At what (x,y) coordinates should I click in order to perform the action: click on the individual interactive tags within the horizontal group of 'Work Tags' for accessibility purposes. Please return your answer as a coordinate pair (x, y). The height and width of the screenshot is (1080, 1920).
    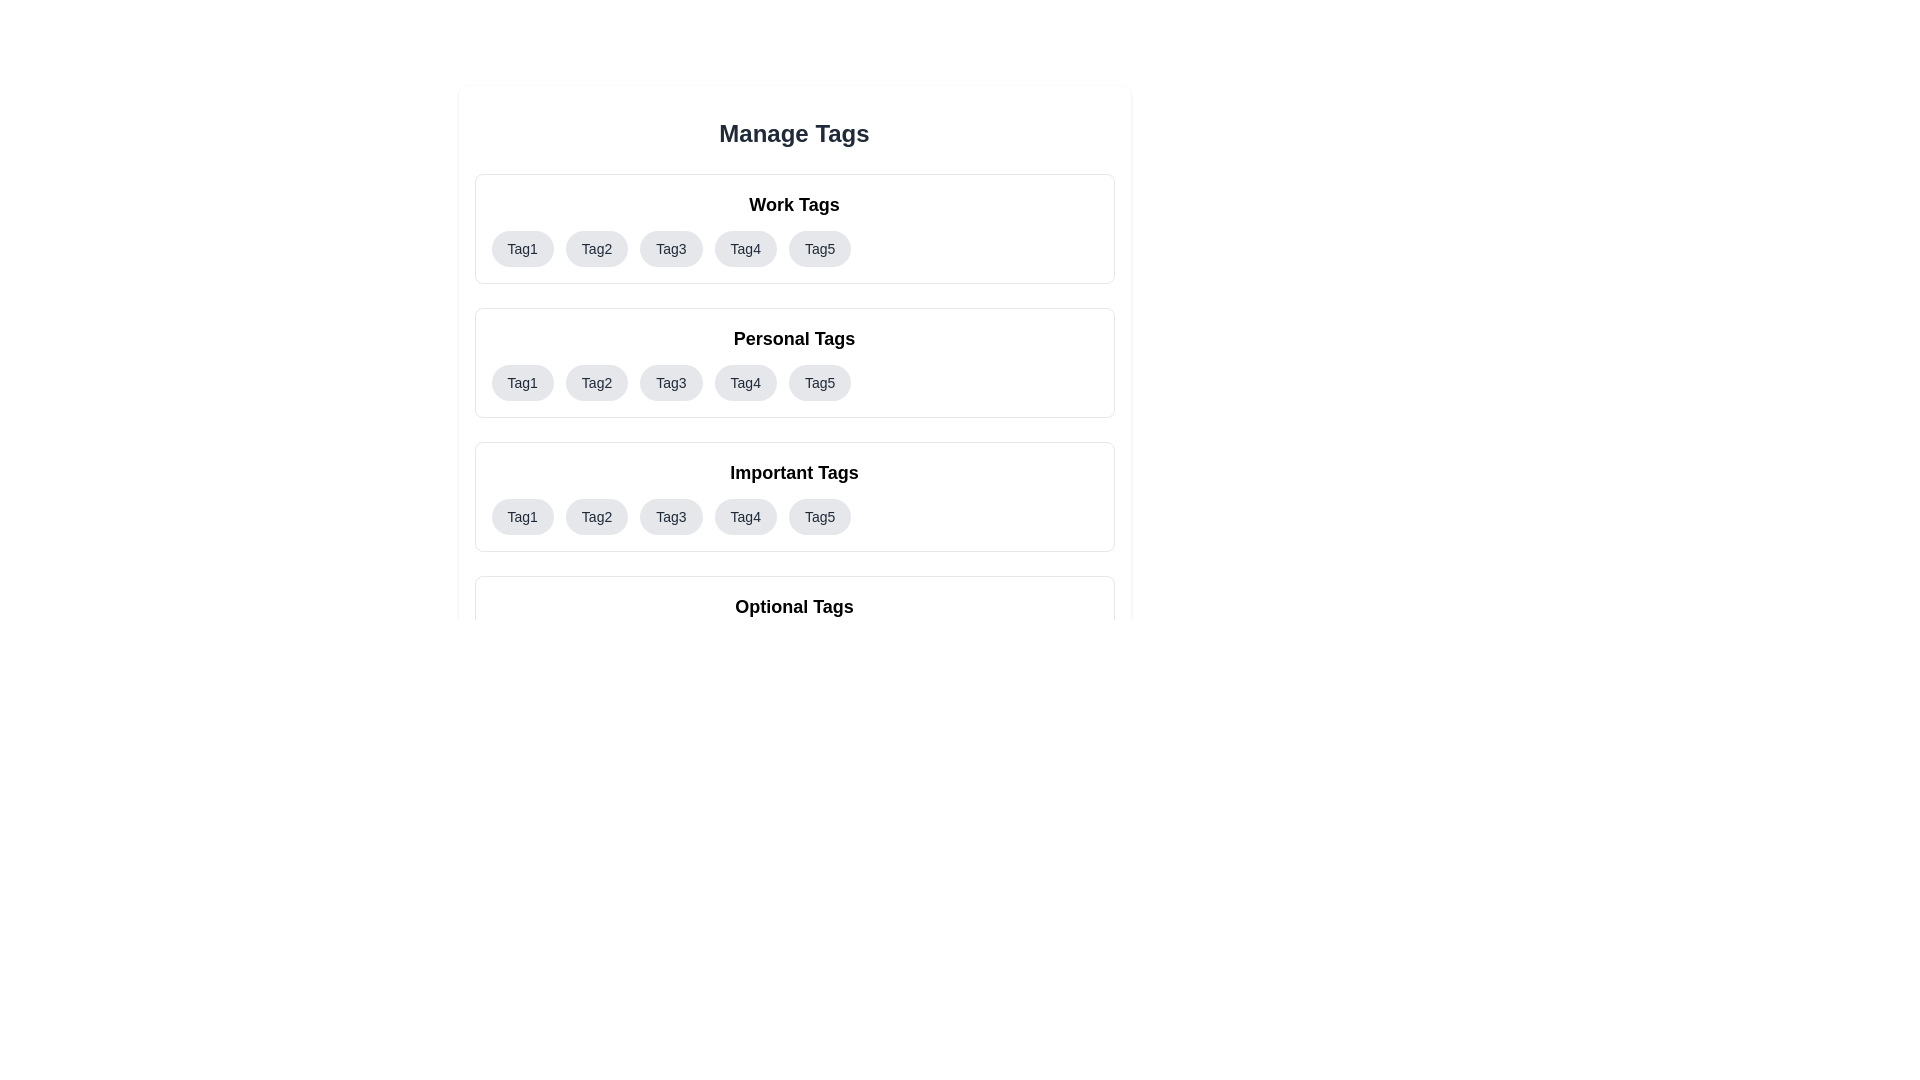
    Looking at the image, I should click on (793, 248).